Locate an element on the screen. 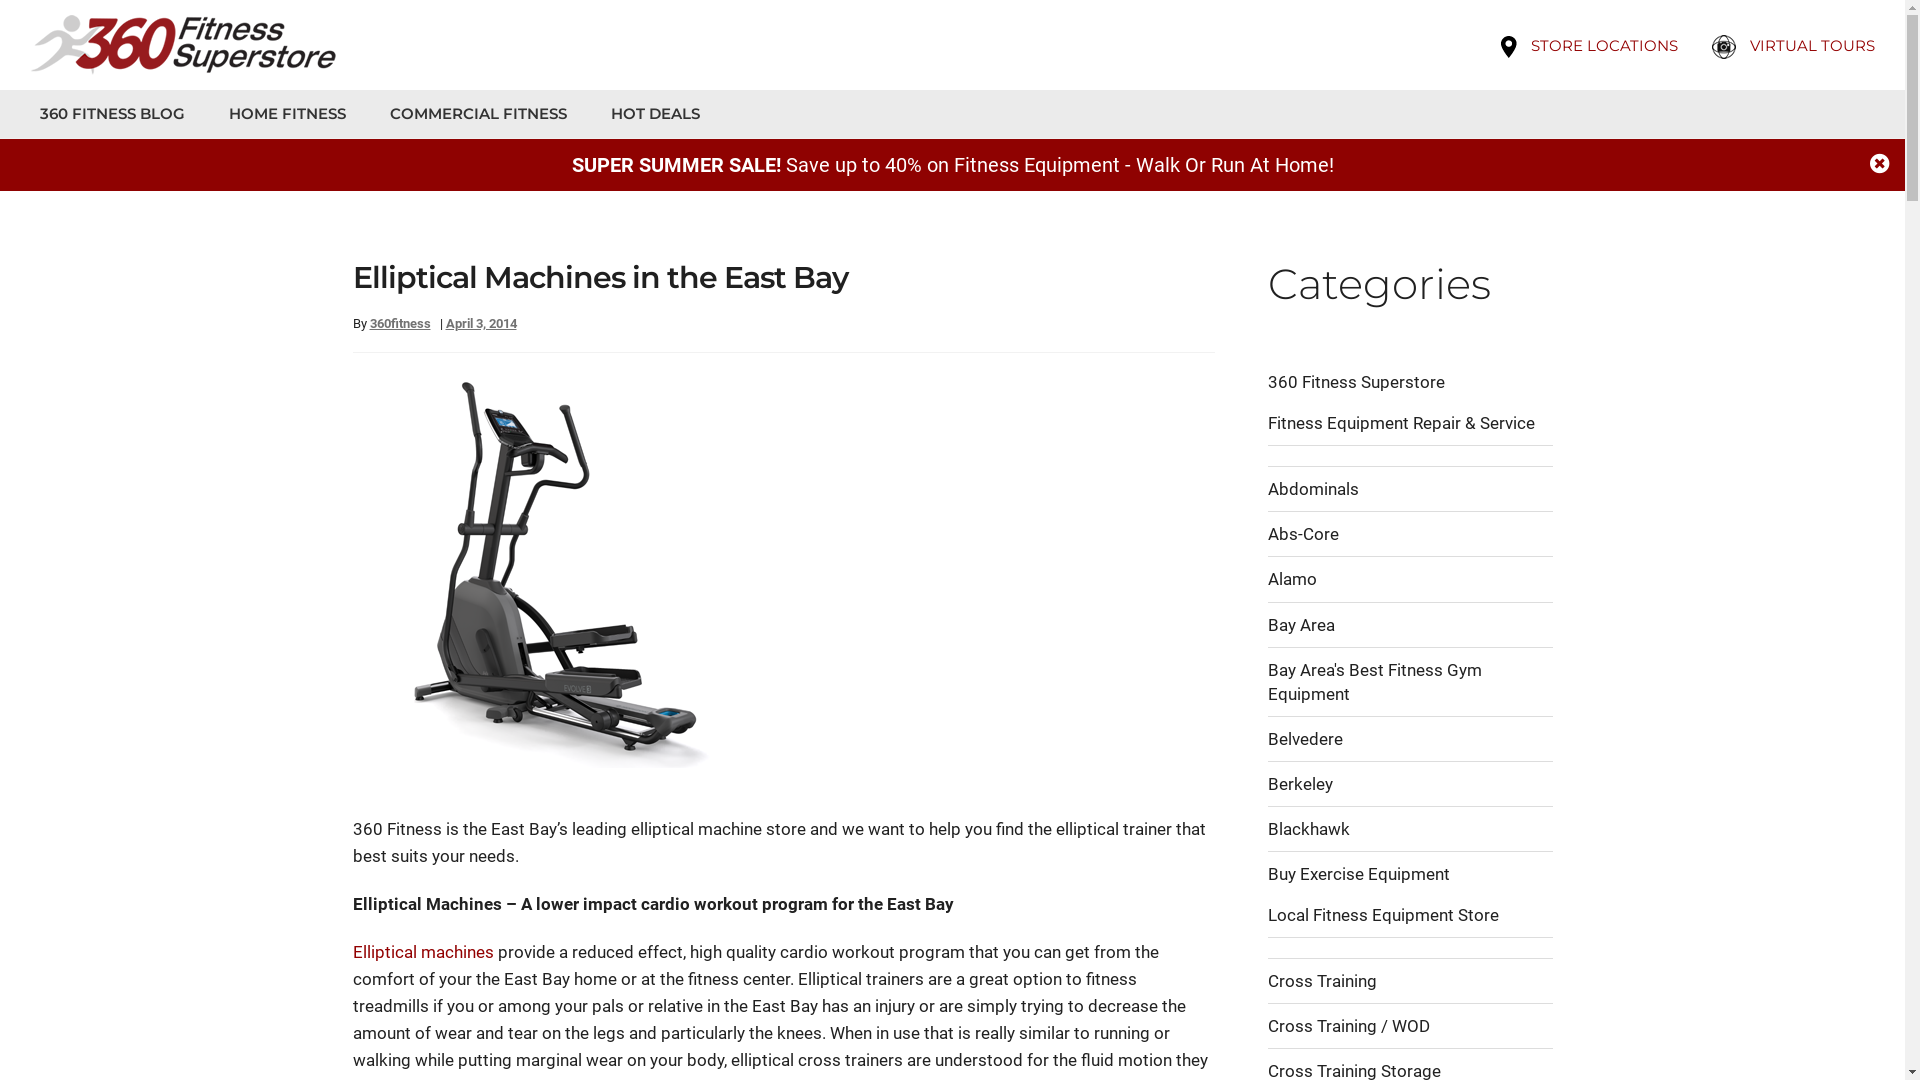 This screenshot has height=1080, width=1920. 'Bay Area's Best Fitness Gym Equipment' is located at coordinates (1373, 681).